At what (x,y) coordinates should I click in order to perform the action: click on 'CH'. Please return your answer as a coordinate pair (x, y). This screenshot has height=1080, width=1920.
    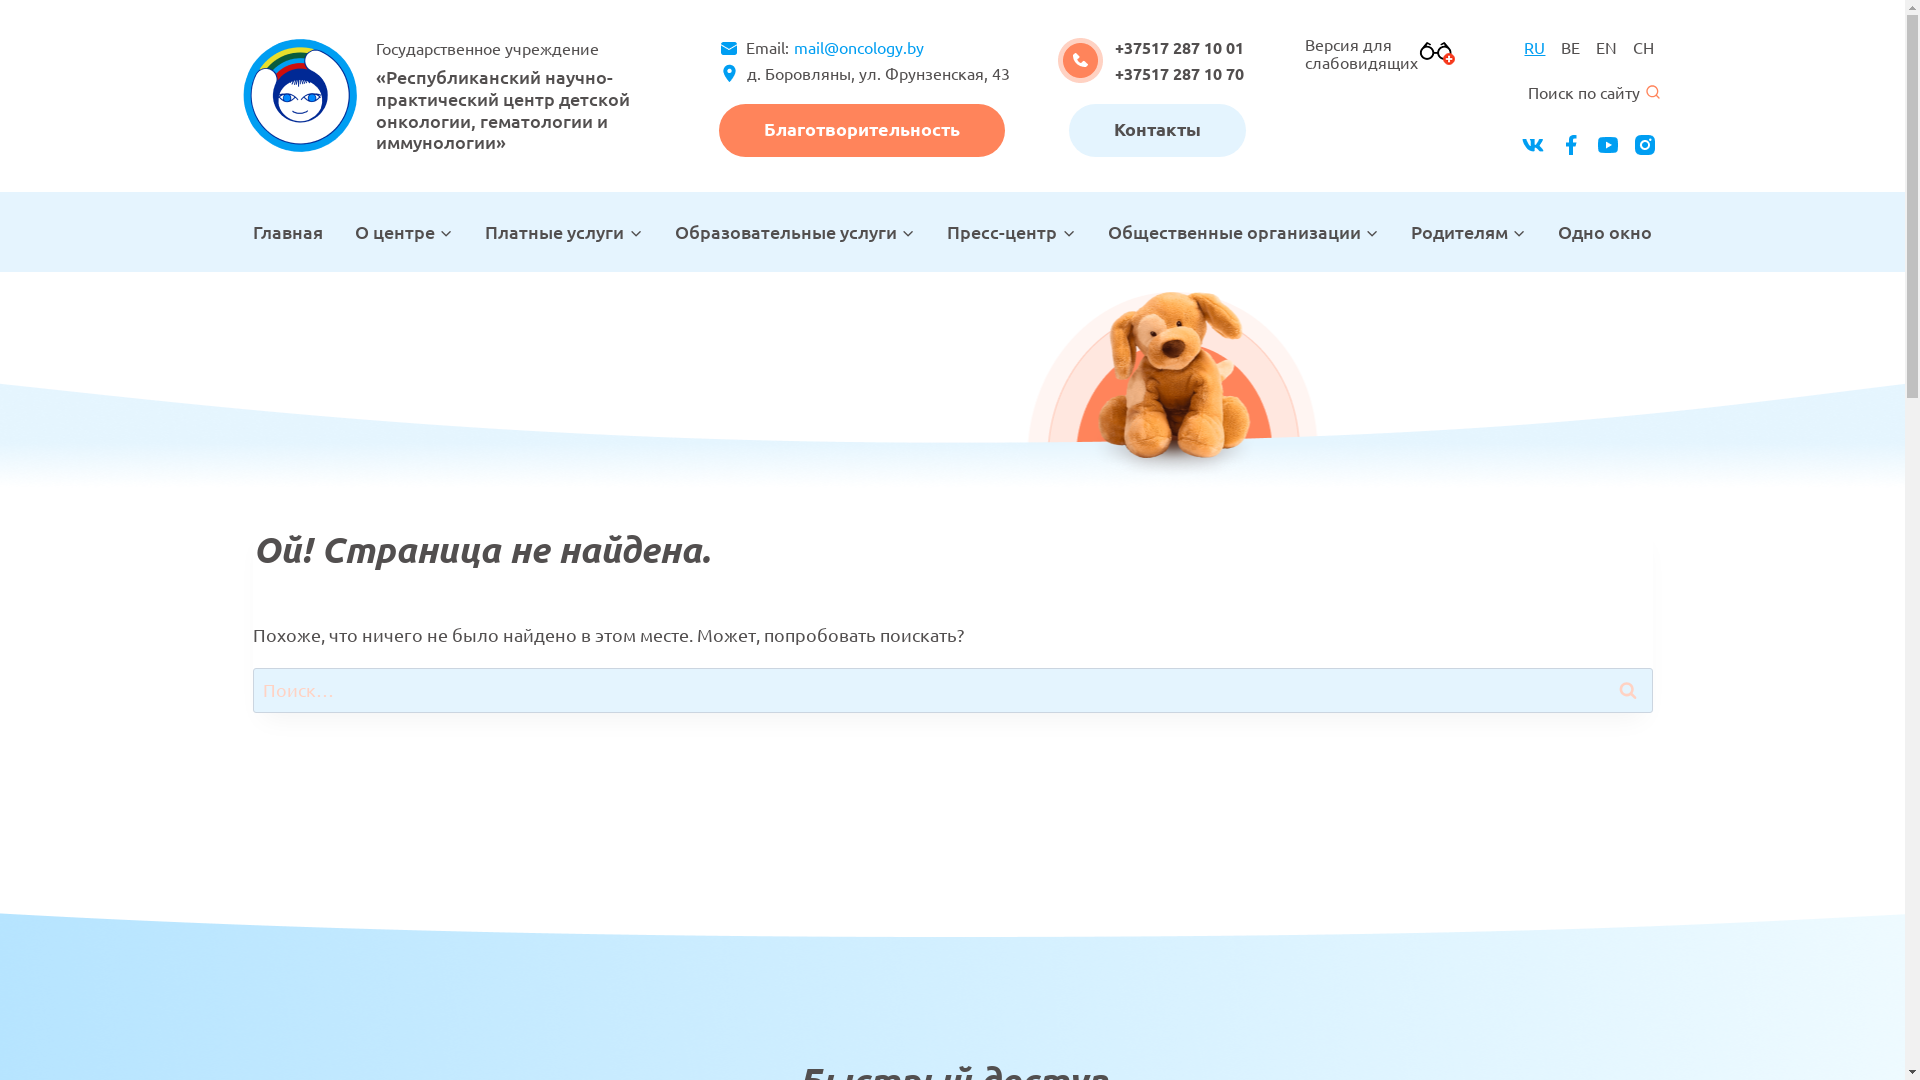
    Looking at the image, I should click on (1643, 46).